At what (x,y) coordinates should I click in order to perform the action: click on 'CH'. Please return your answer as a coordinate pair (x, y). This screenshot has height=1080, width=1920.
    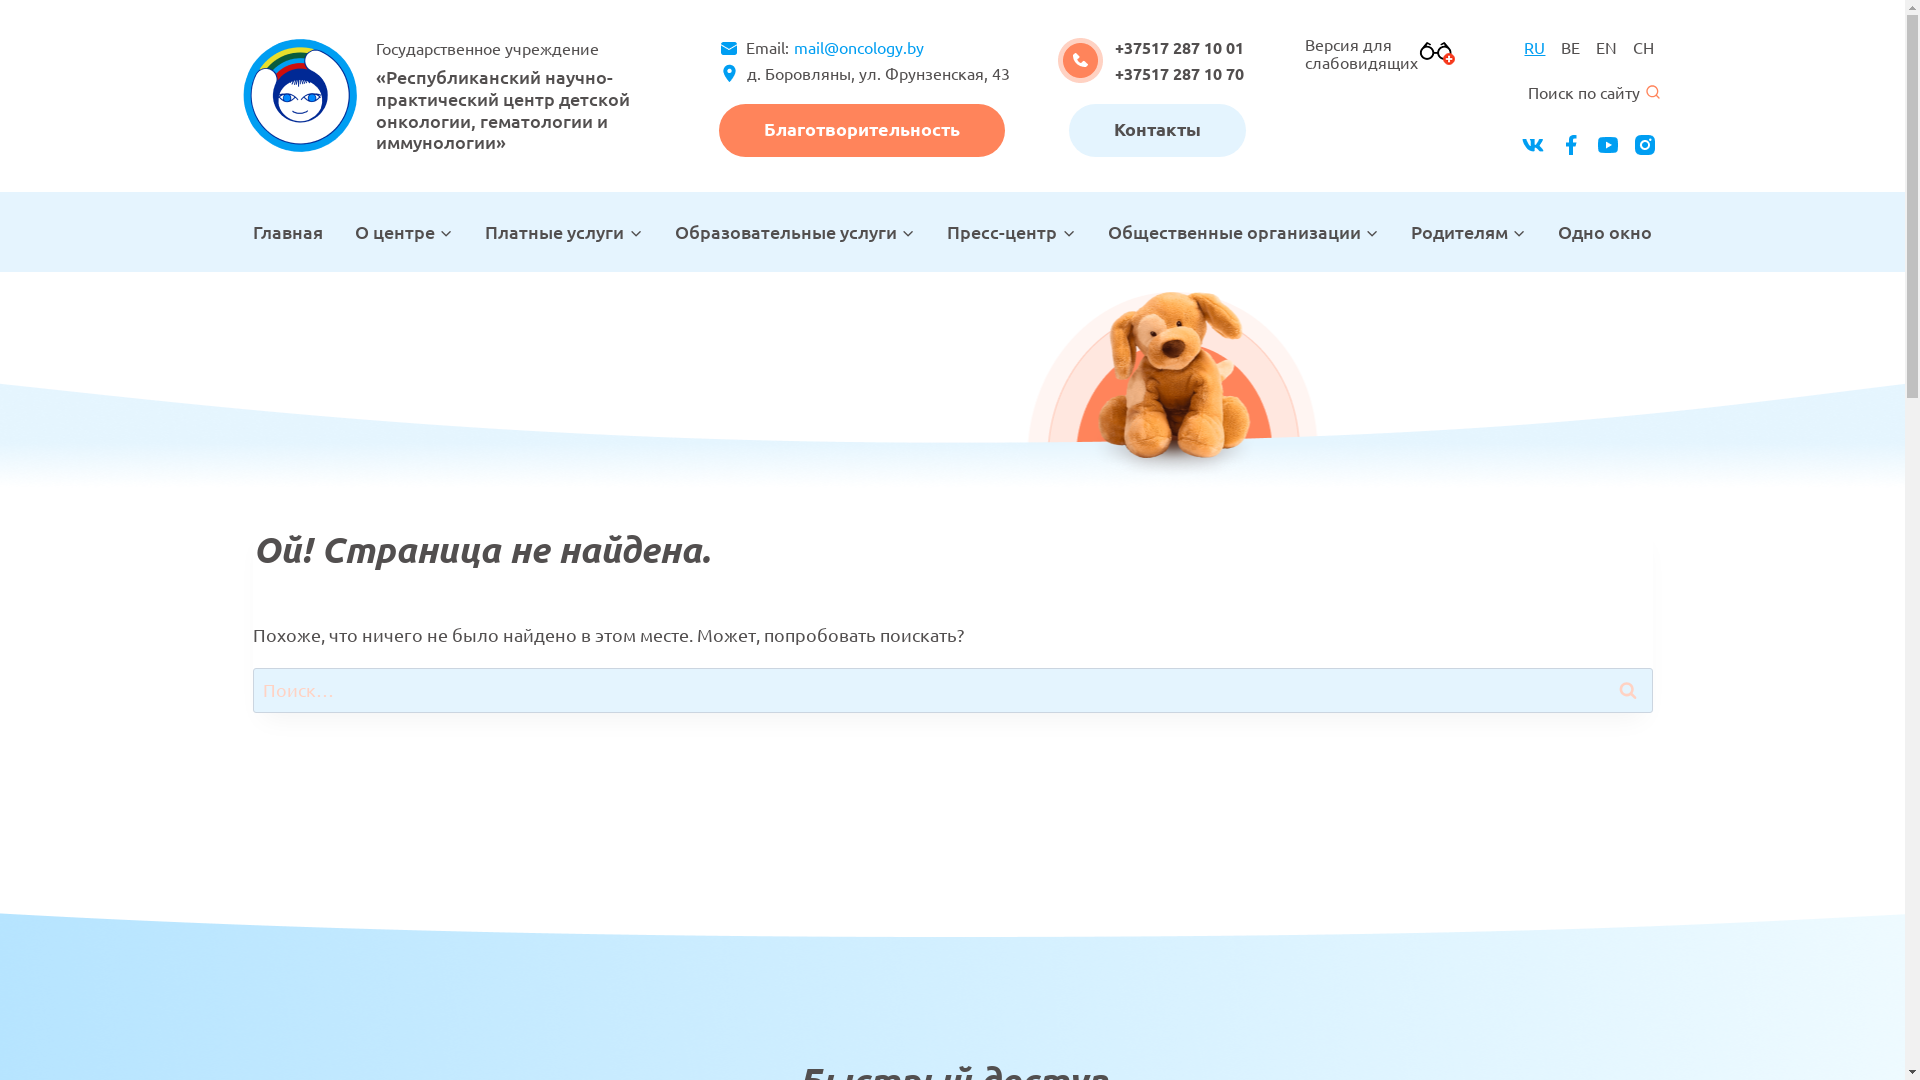
    Looking at the image, I should click on (1643, 46).